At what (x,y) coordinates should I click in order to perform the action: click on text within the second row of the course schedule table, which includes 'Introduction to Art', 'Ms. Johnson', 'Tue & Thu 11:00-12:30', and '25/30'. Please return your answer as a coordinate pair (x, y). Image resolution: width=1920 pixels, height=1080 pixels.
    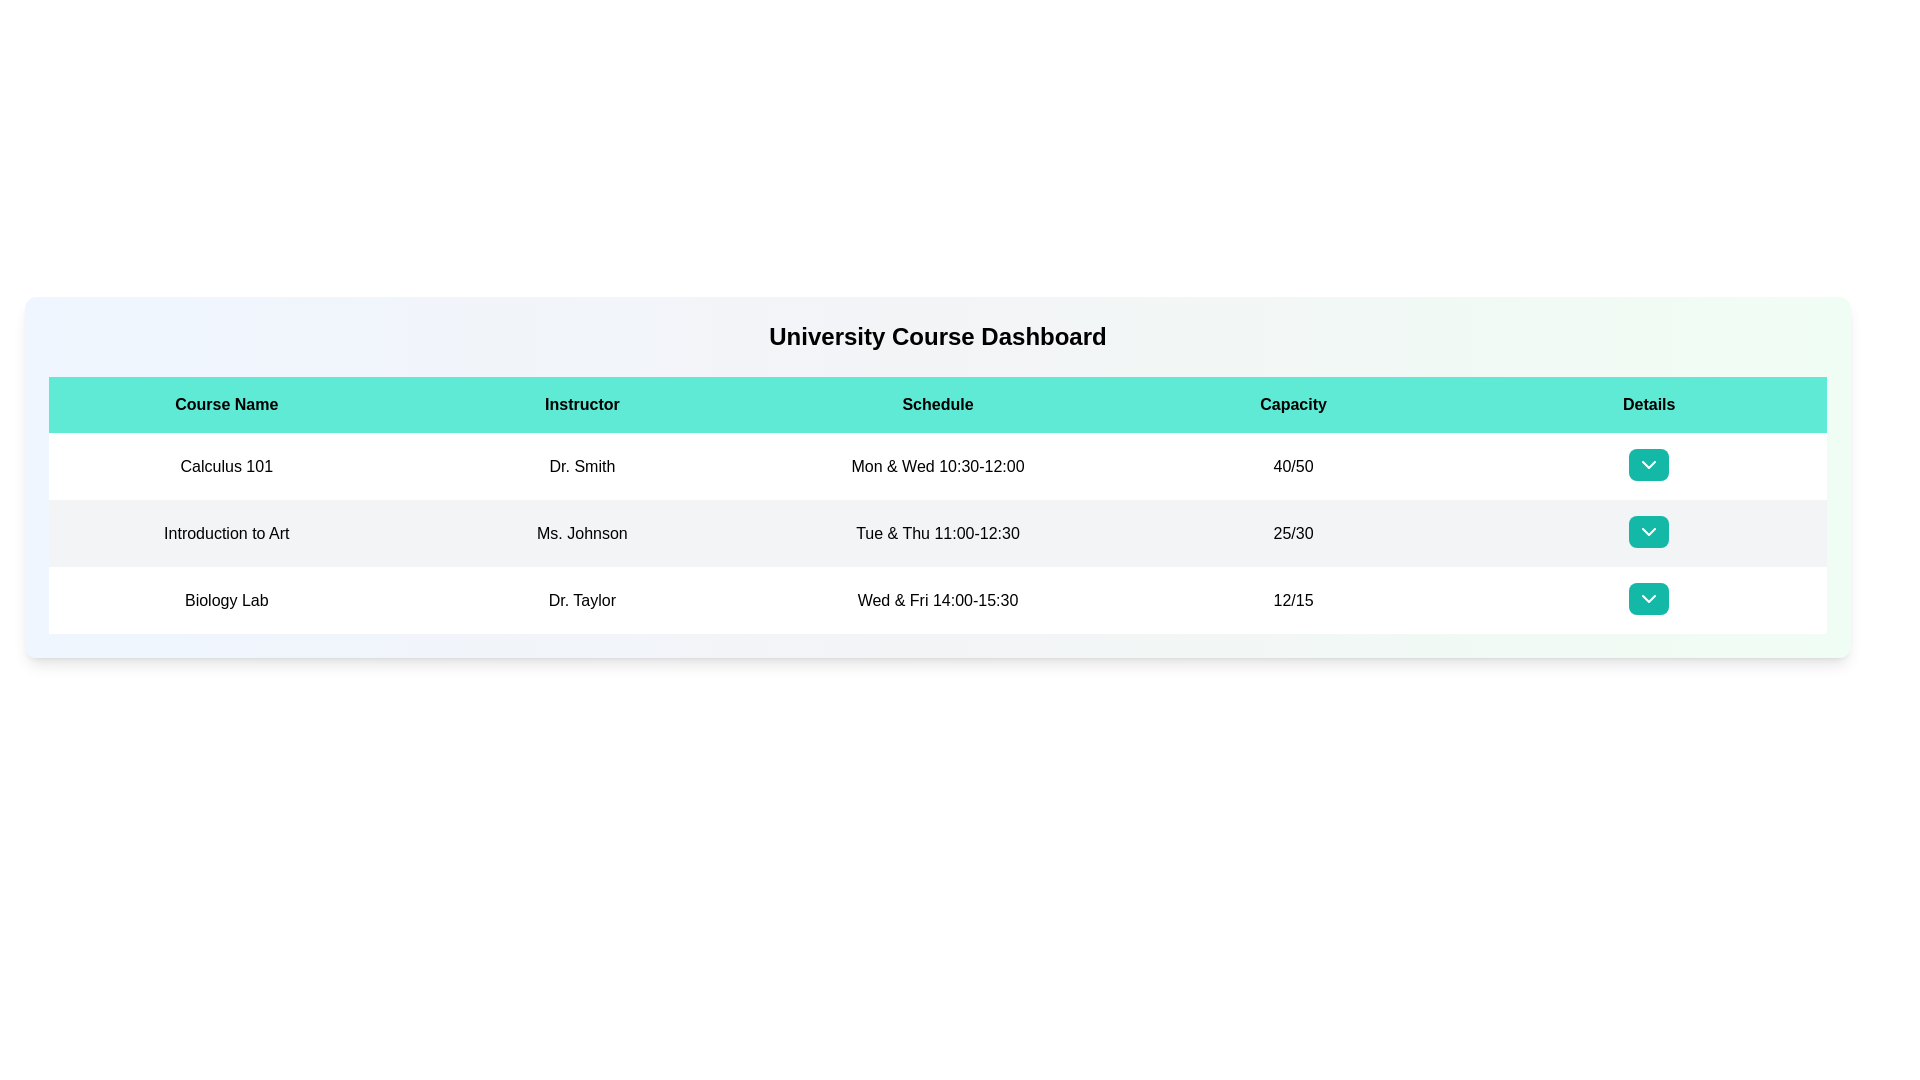
    Looking at the image, I should click on (936, 532).